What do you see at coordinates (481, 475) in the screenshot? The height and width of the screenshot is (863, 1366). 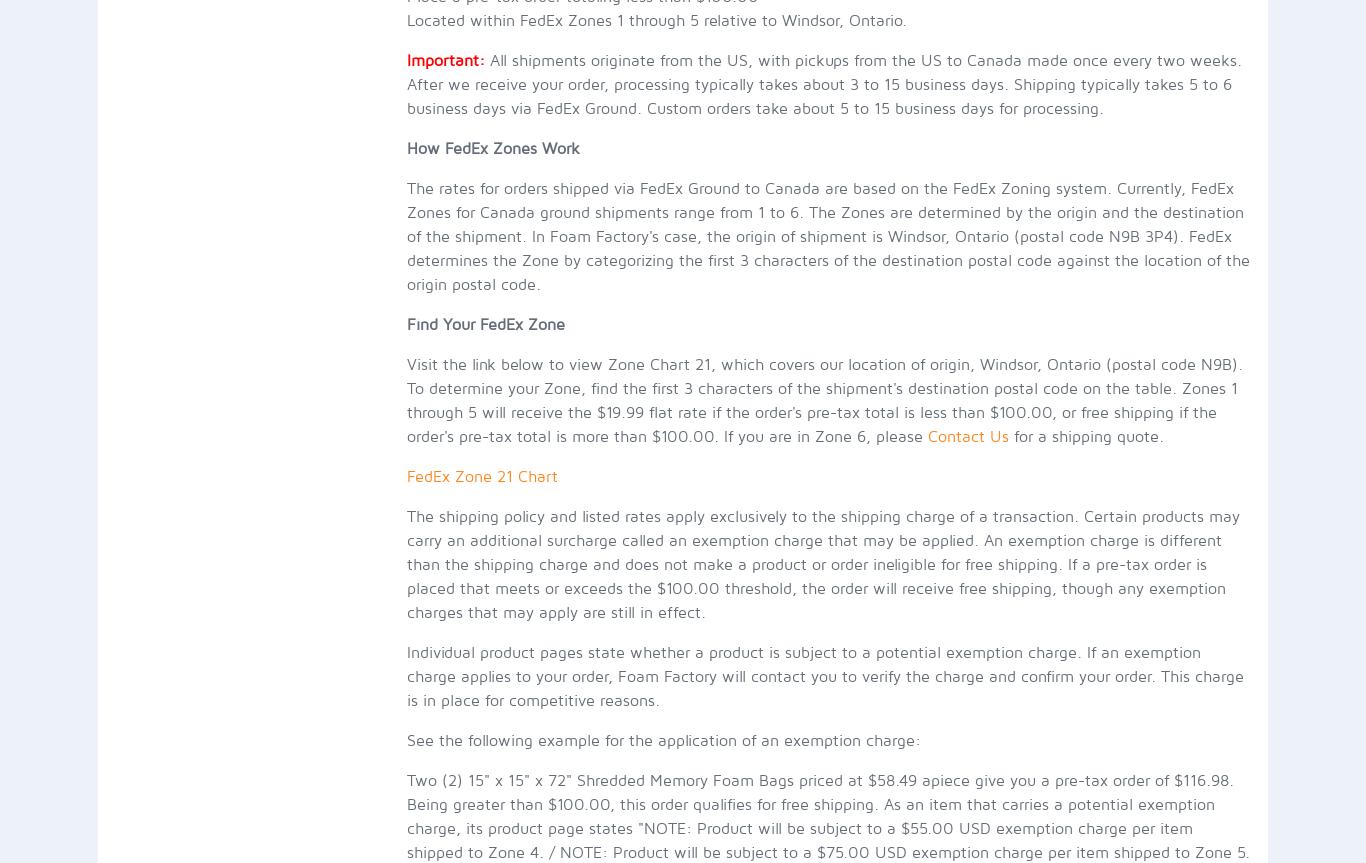 I see `'FedEx Zone 21 Chart'` at bounding box center [481, 475].